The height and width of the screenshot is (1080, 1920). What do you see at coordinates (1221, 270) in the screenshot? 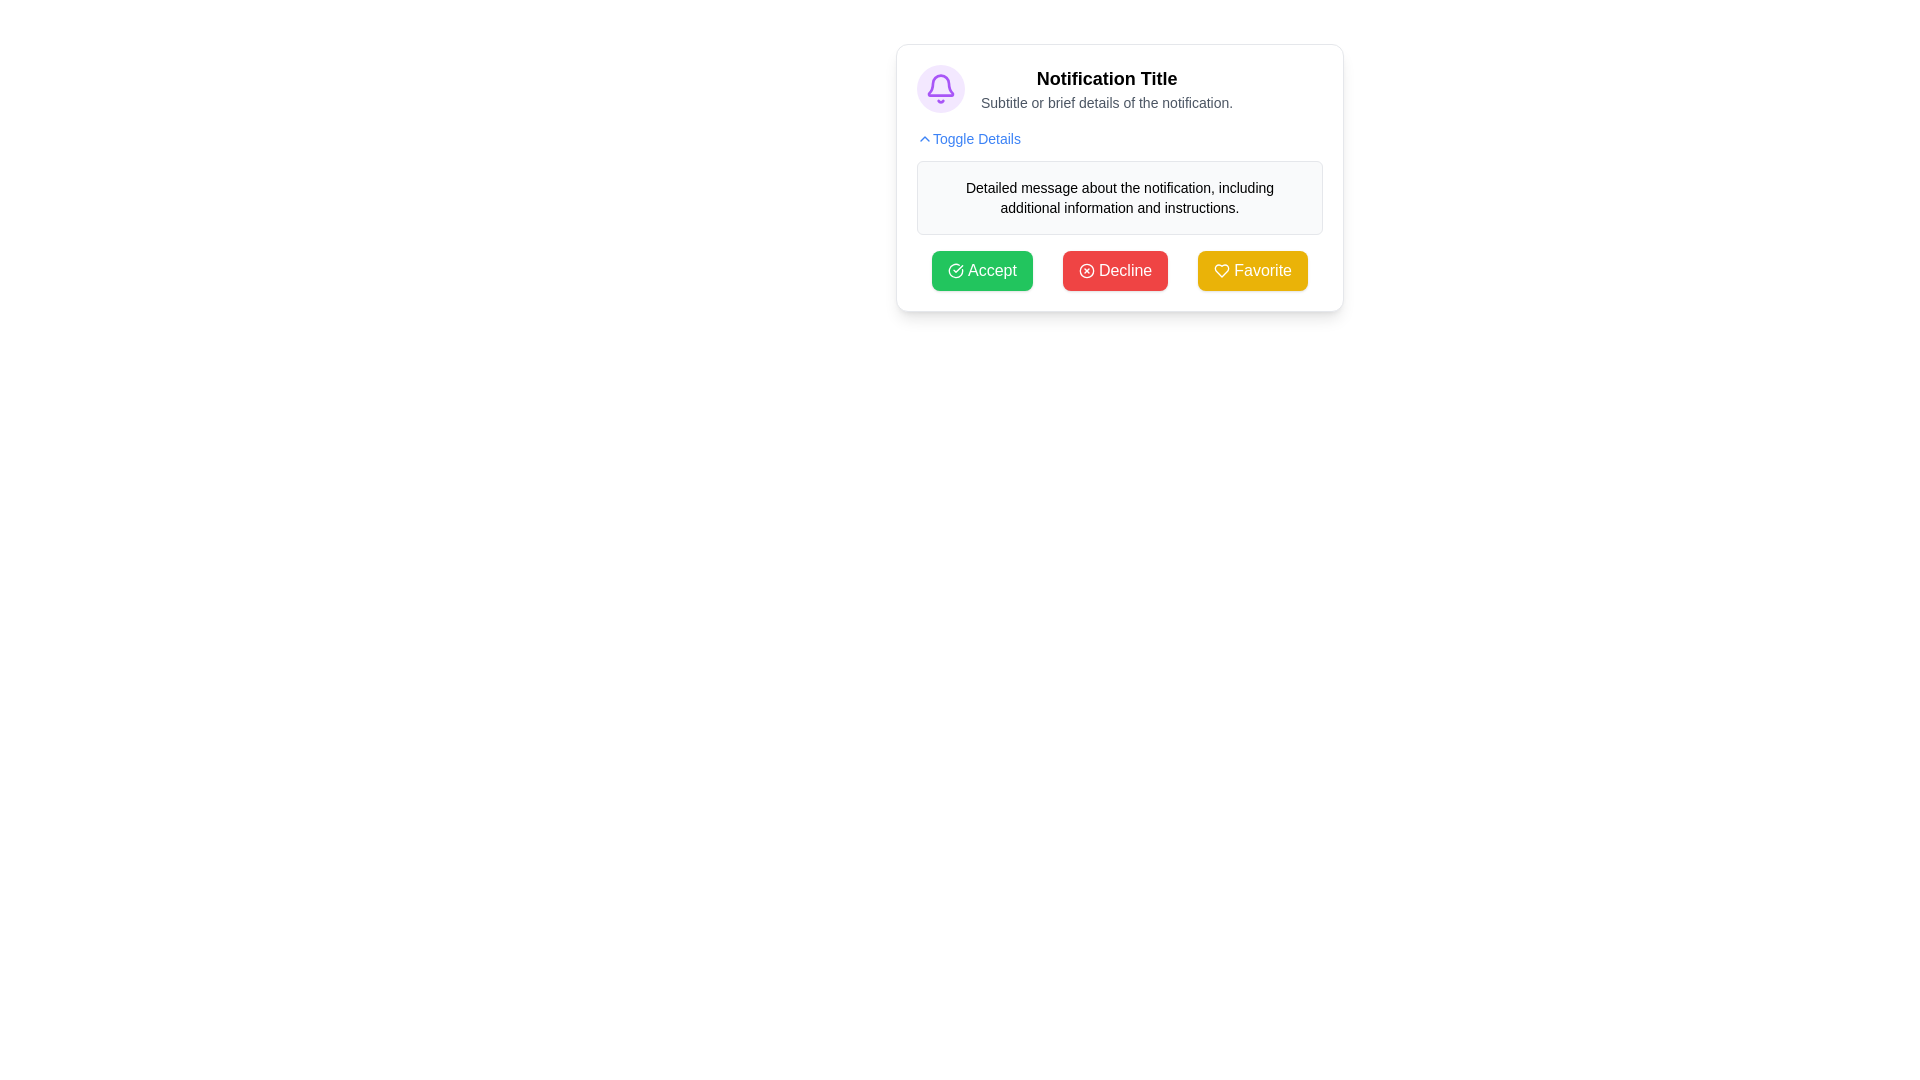
I see `the yellow heart-shaped 'Favorite' icon located in the bottom-right part of the notification card` at bounding box center [1221, 270].